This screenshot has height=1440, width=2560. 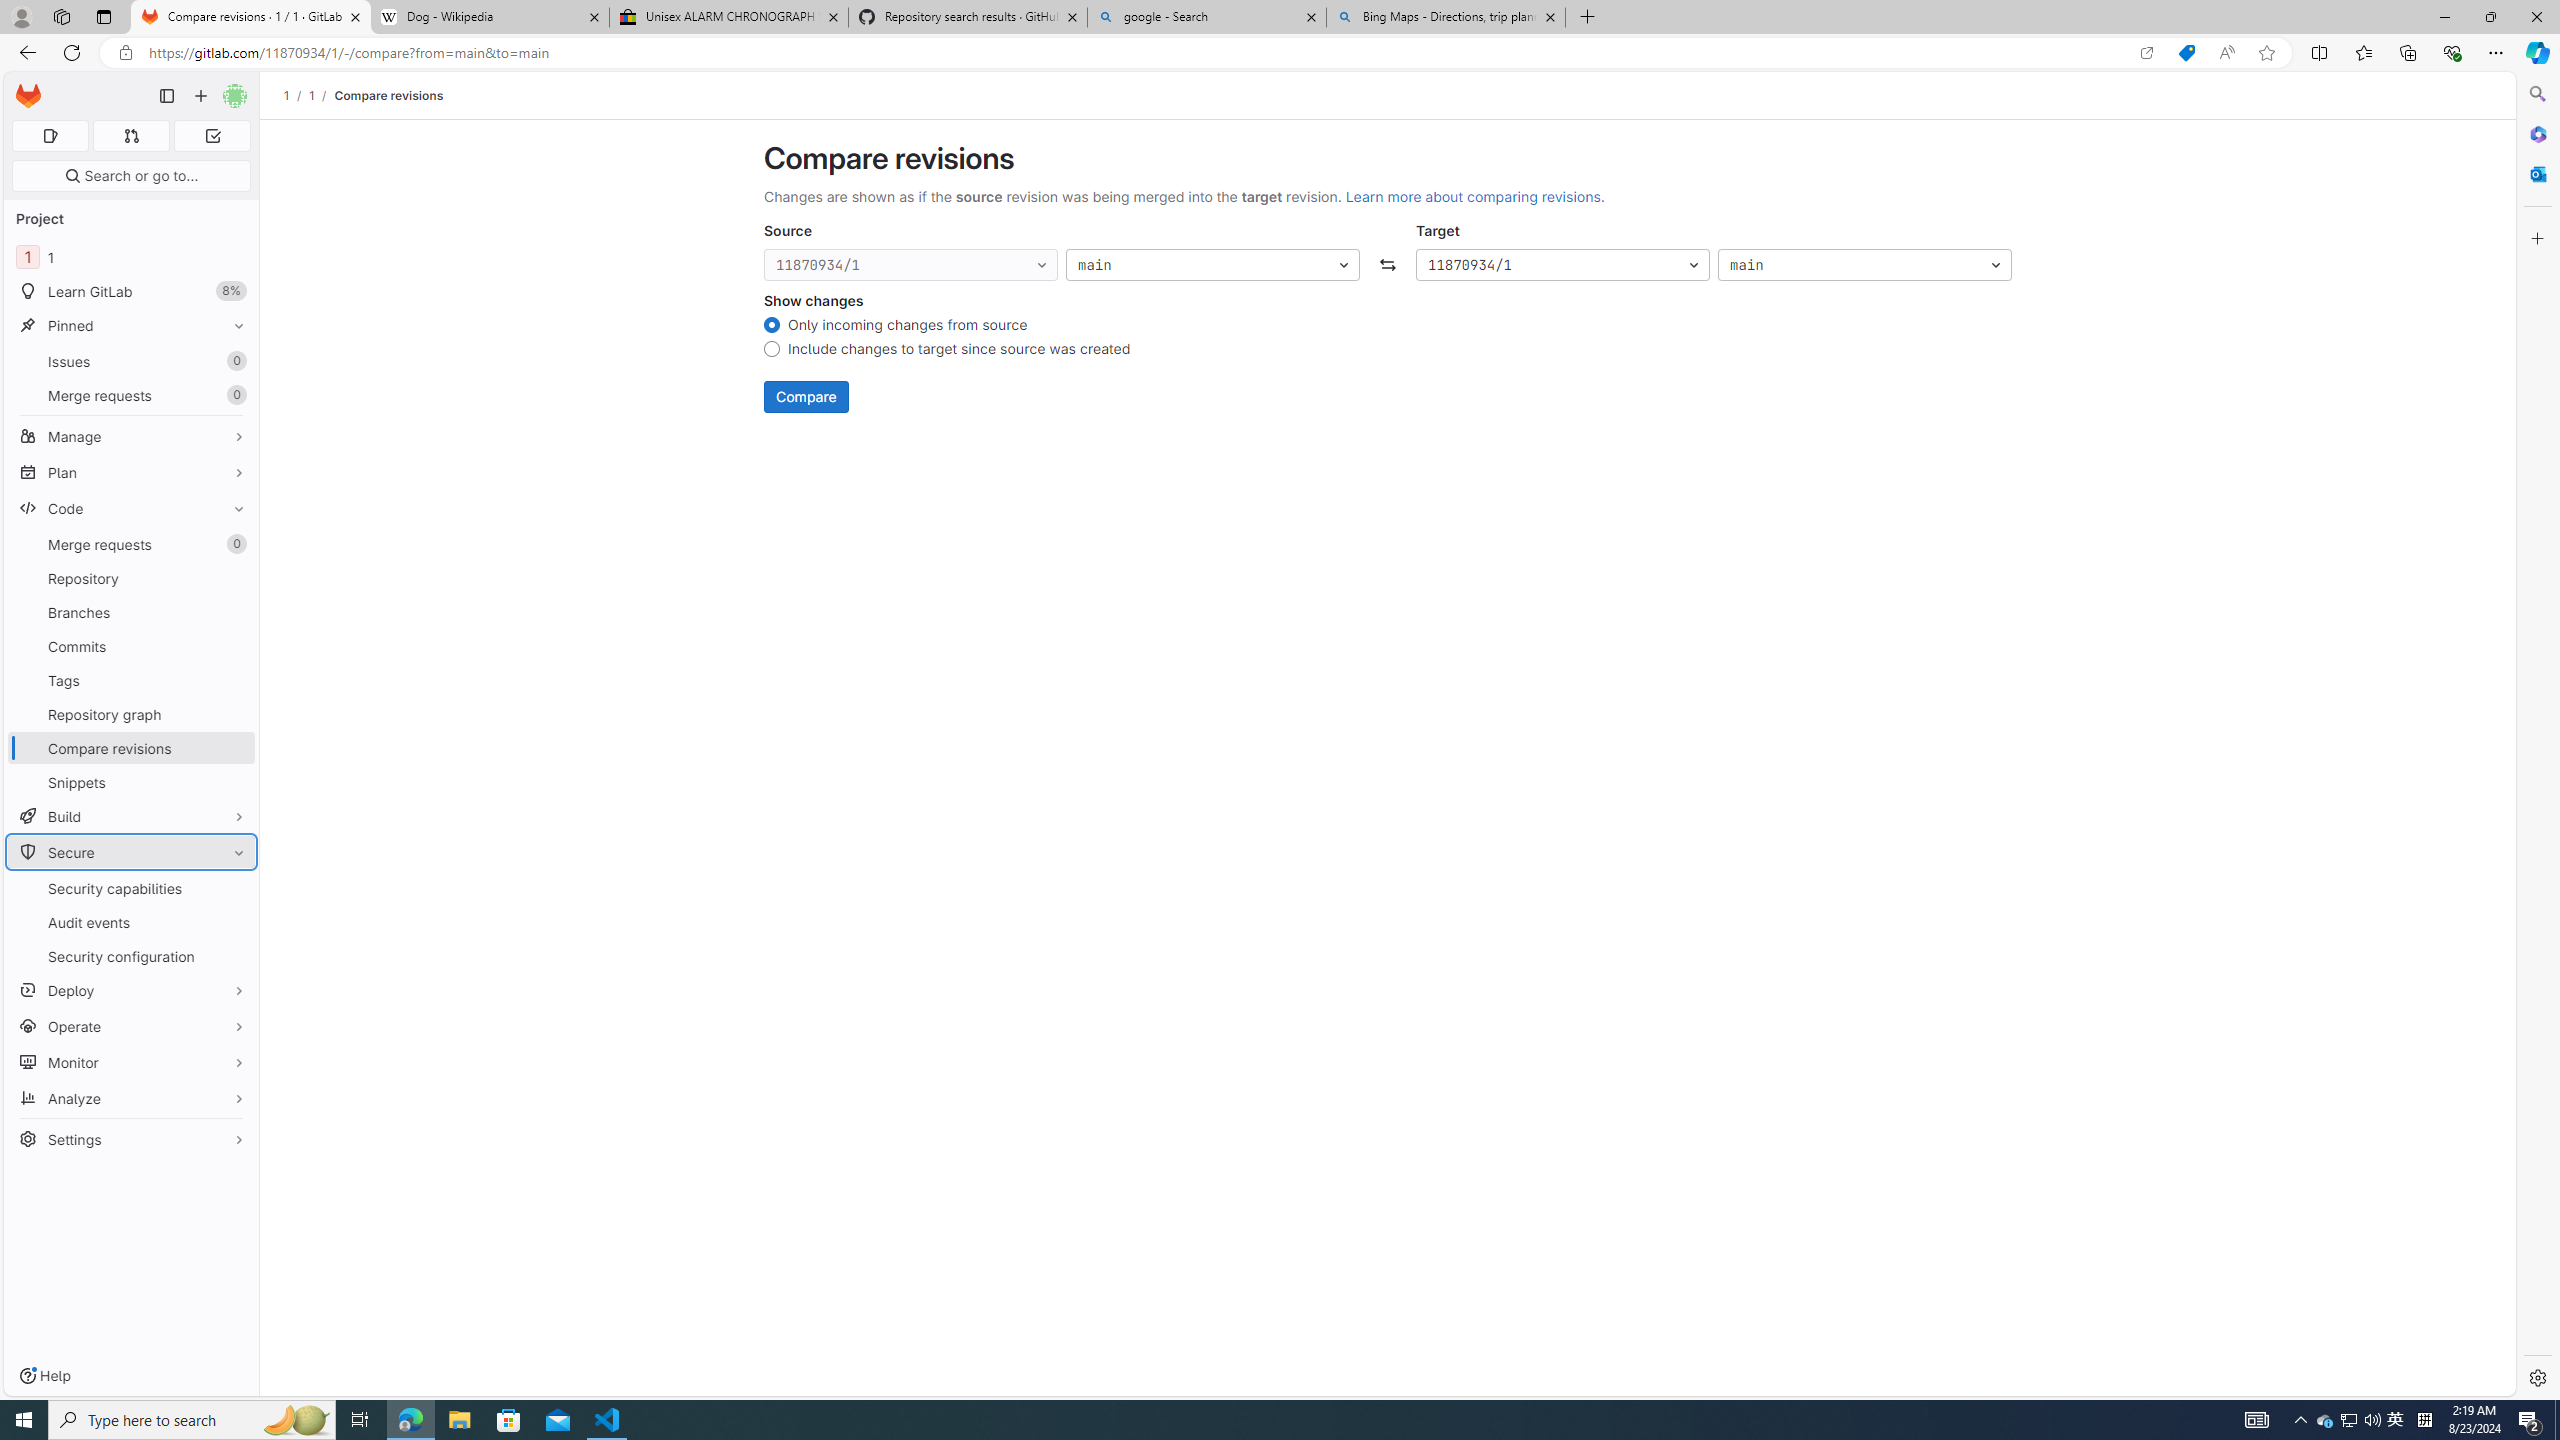 I want to click on 'To-Do list 0', so click(x=211, y=135).